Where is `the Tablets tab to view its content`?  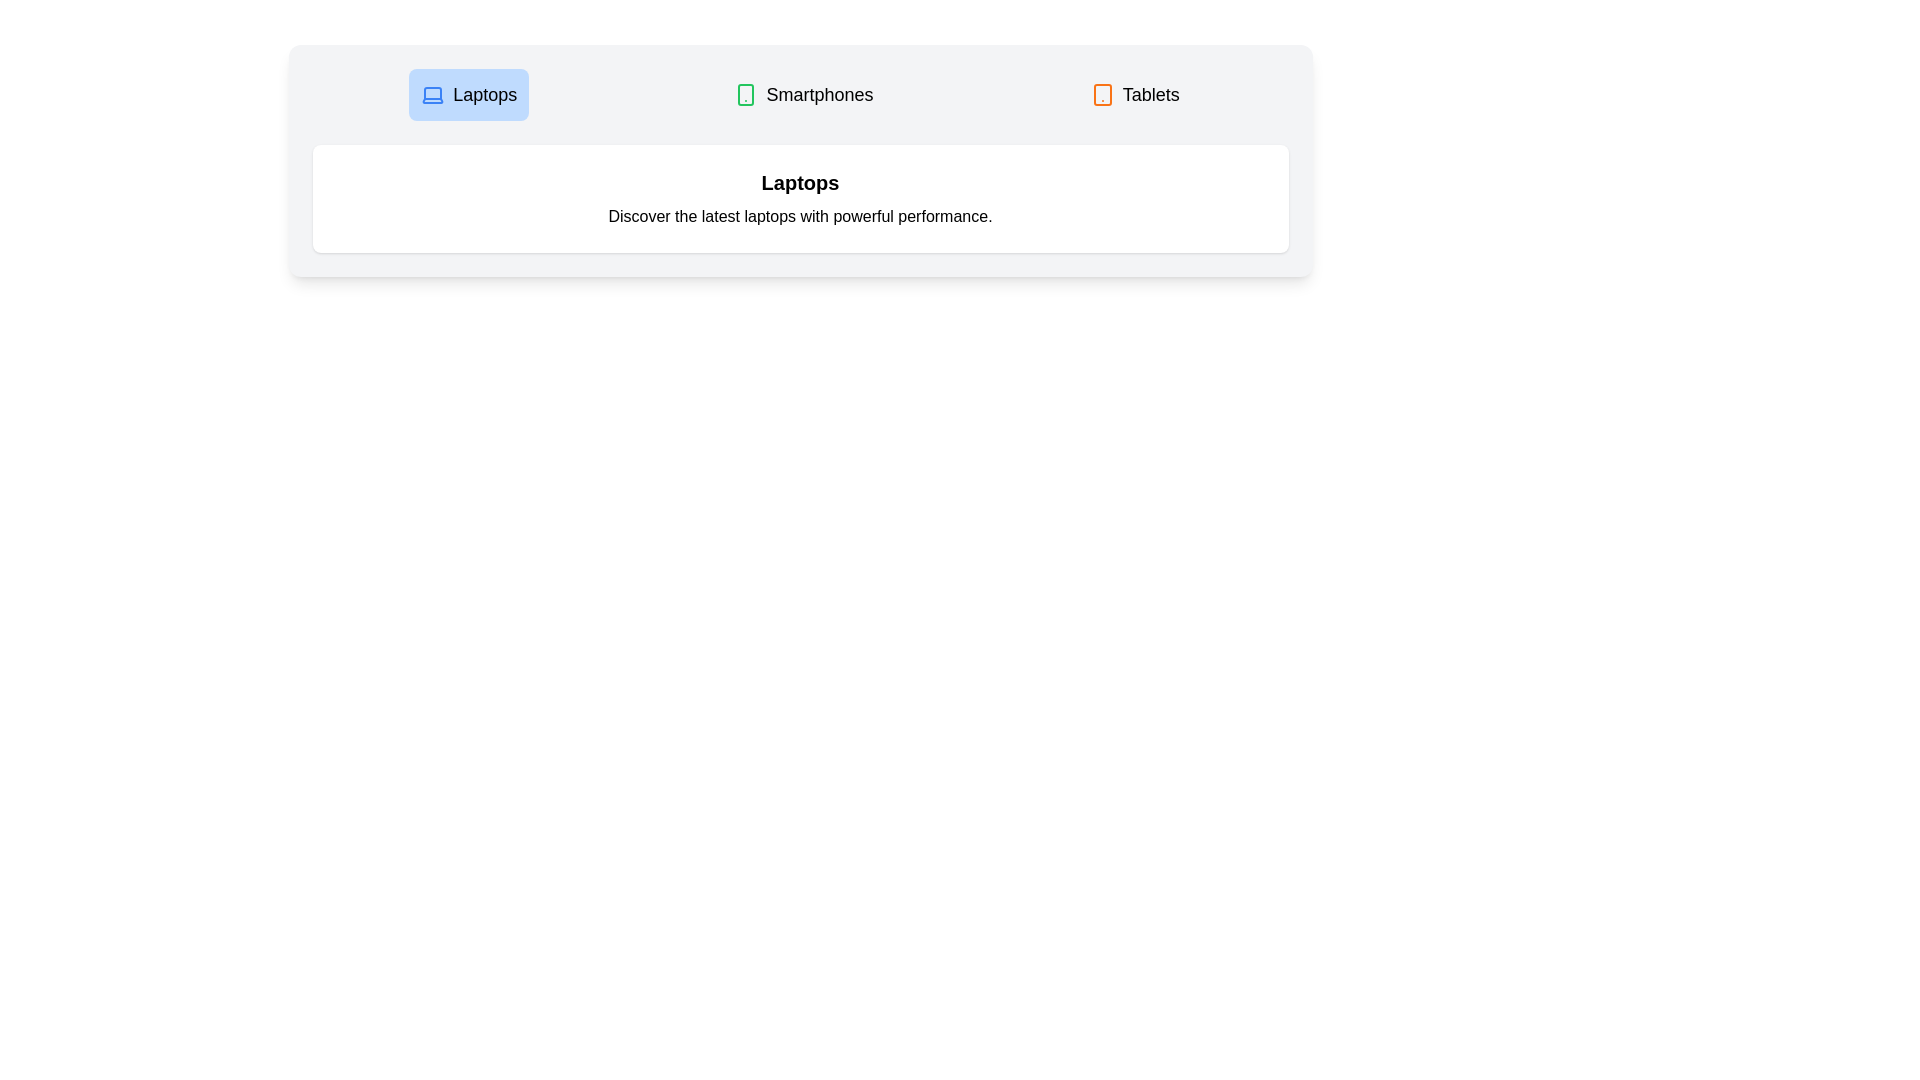 the Tablets tab to view its content is located at coordinates (1134, 95).